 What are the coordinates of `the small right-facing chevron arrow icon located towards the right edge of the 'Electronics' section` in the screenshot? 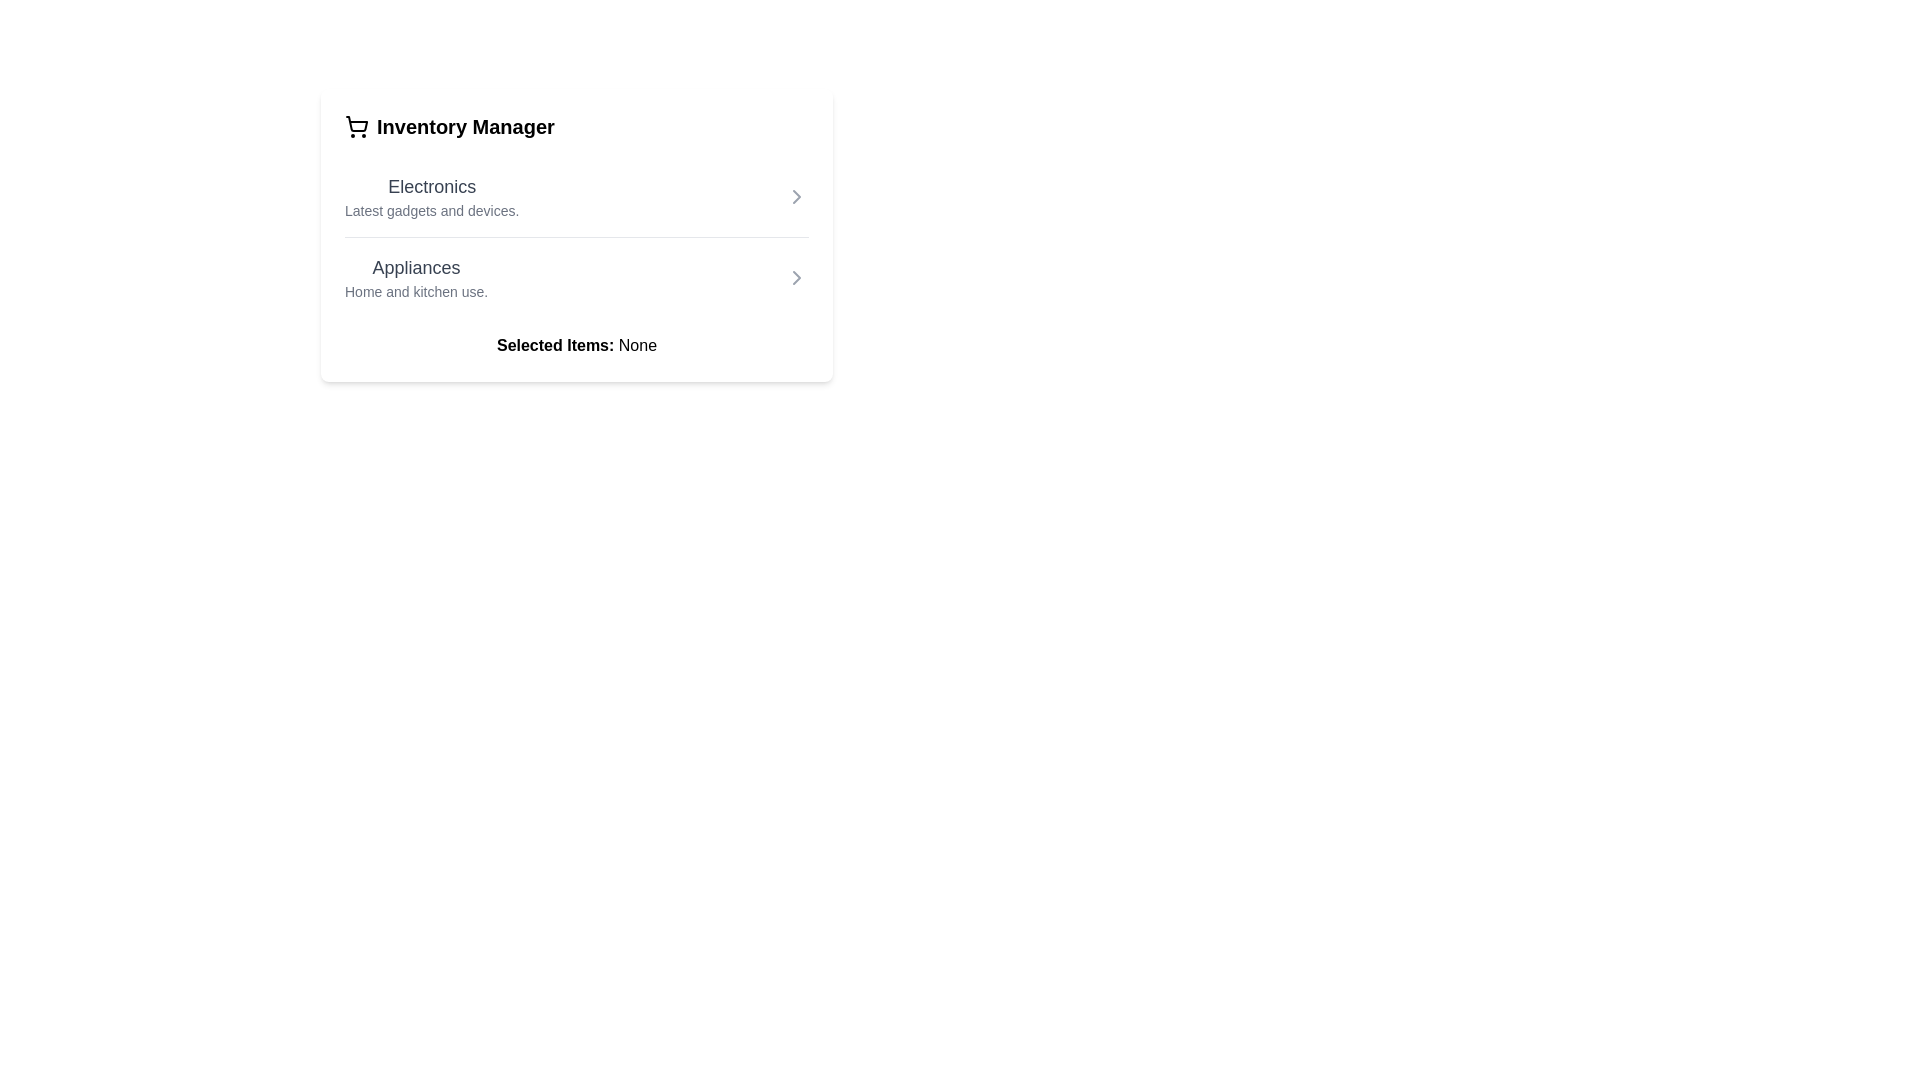 It's located at (795, 196).